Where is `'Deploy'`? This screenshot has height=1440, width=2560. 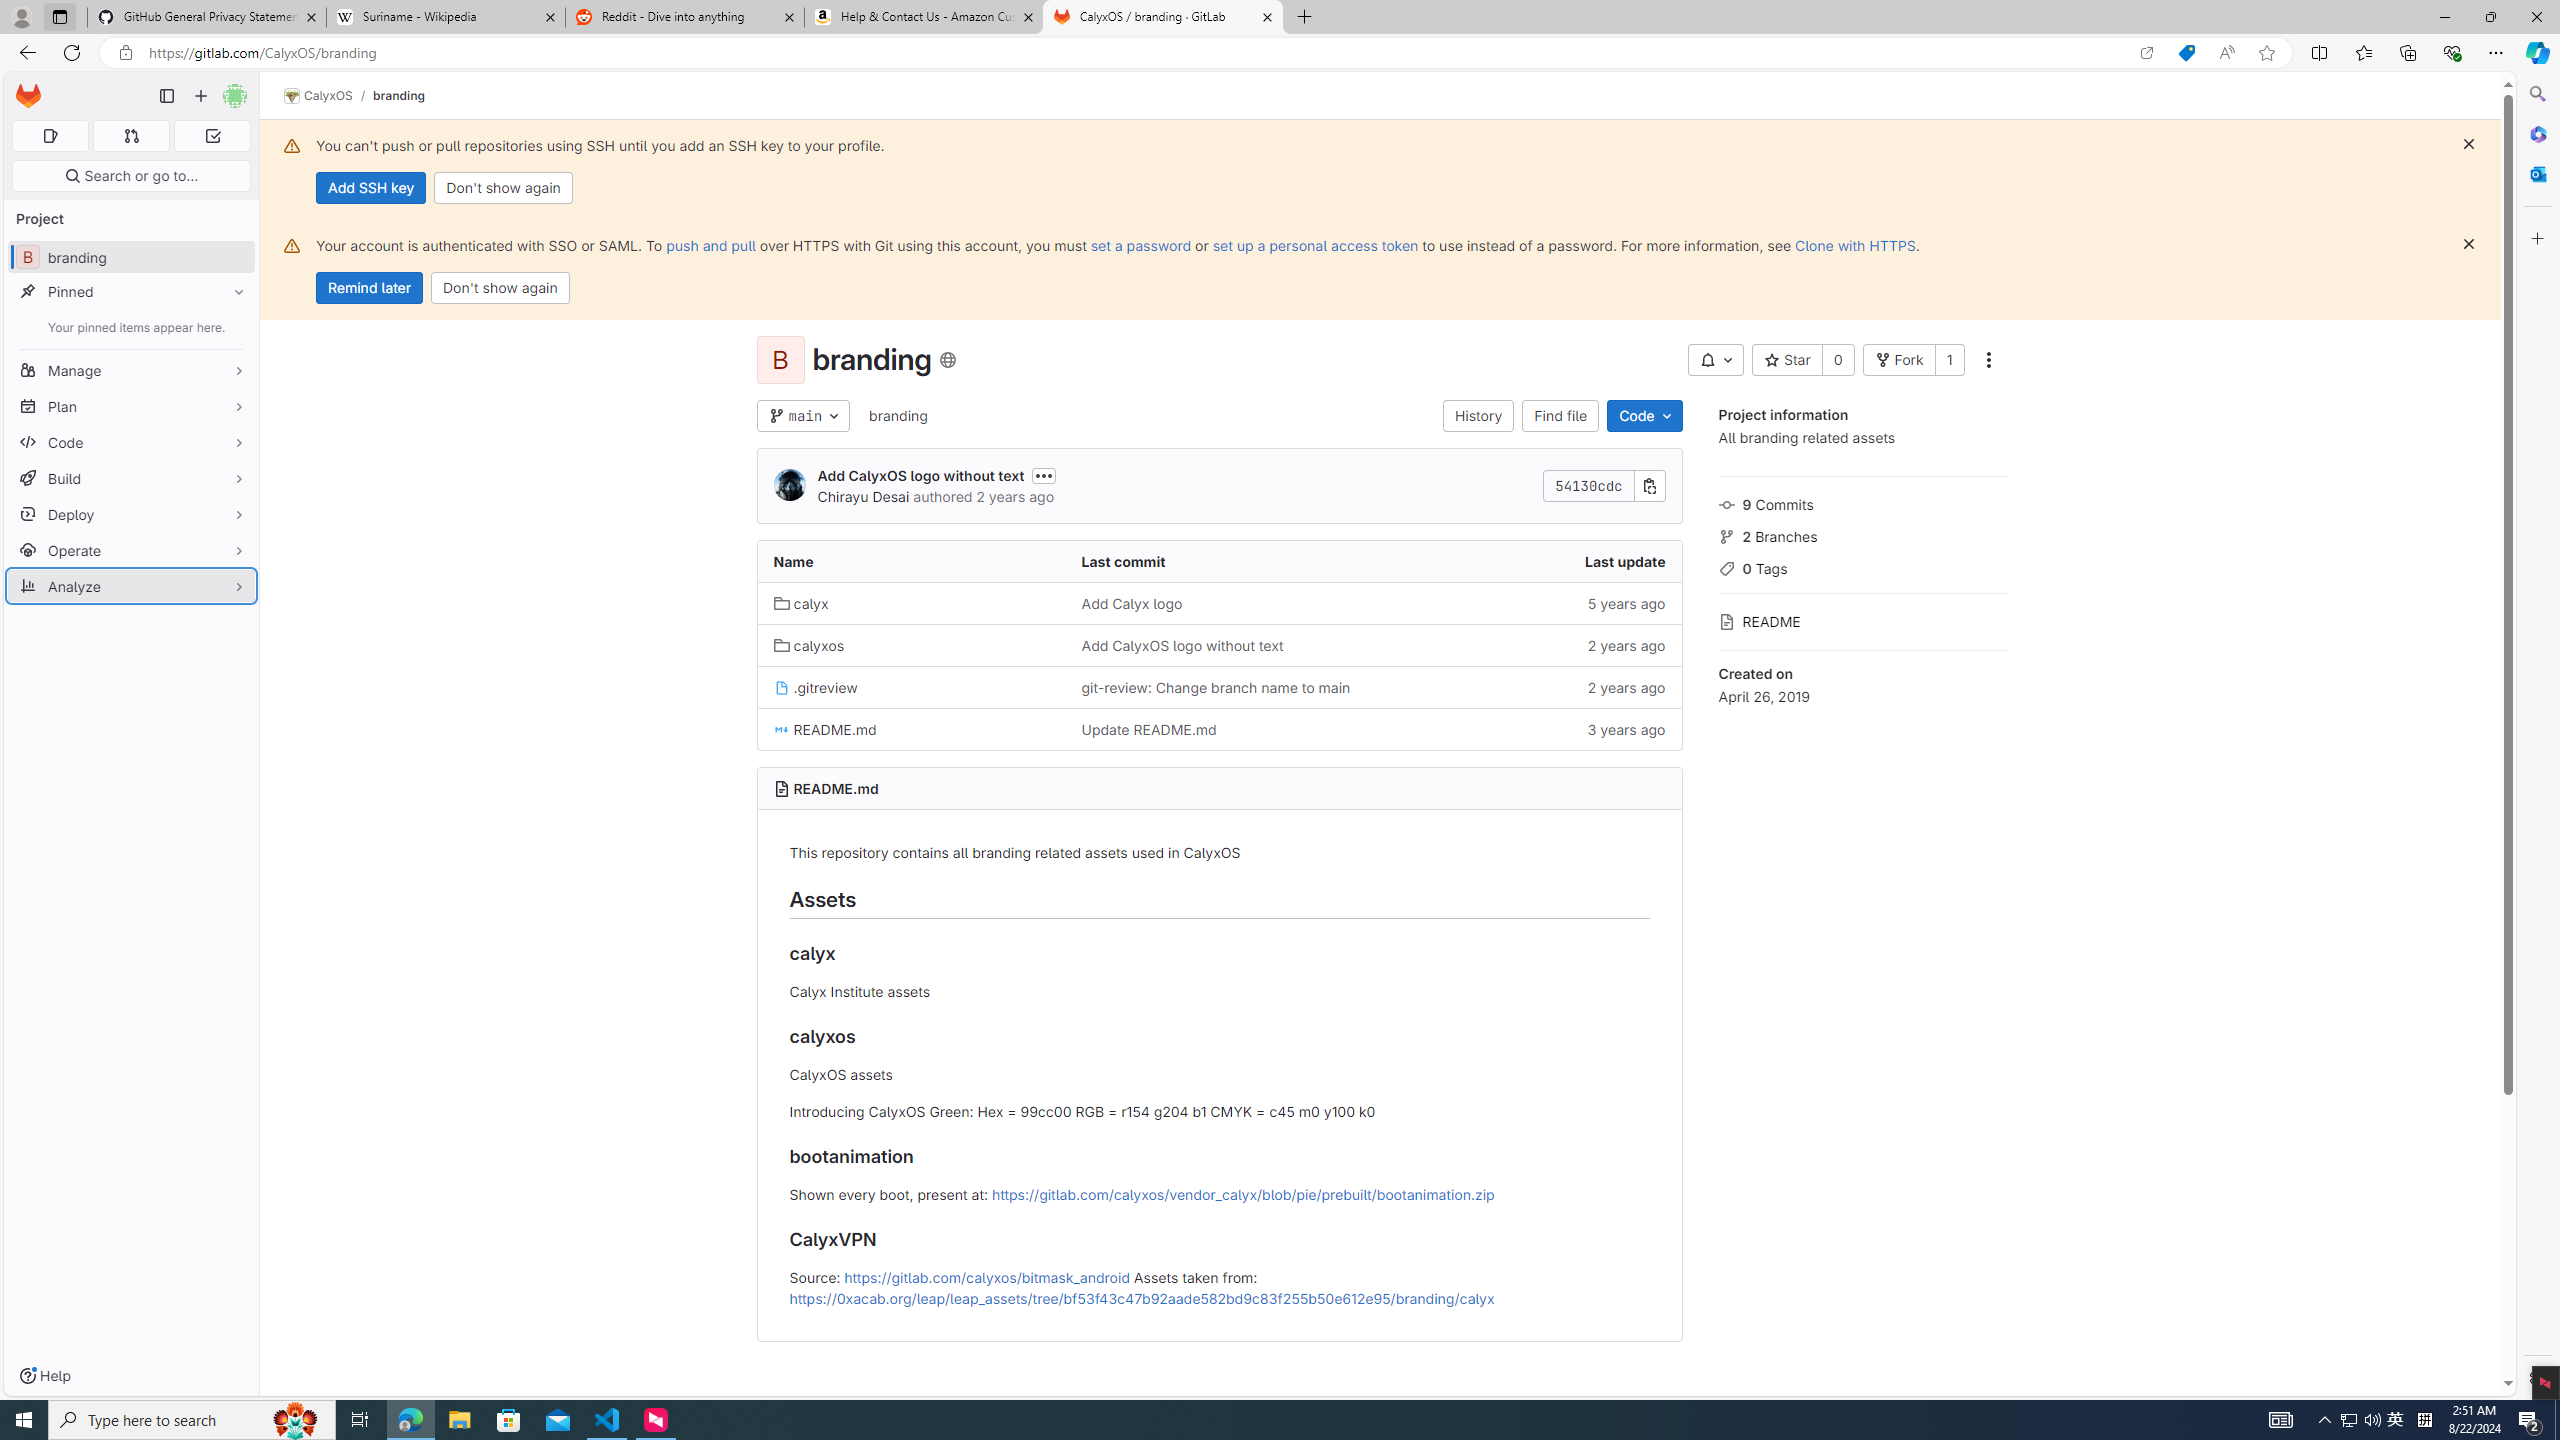 'Deploy' is located at coordinates (130, 513).